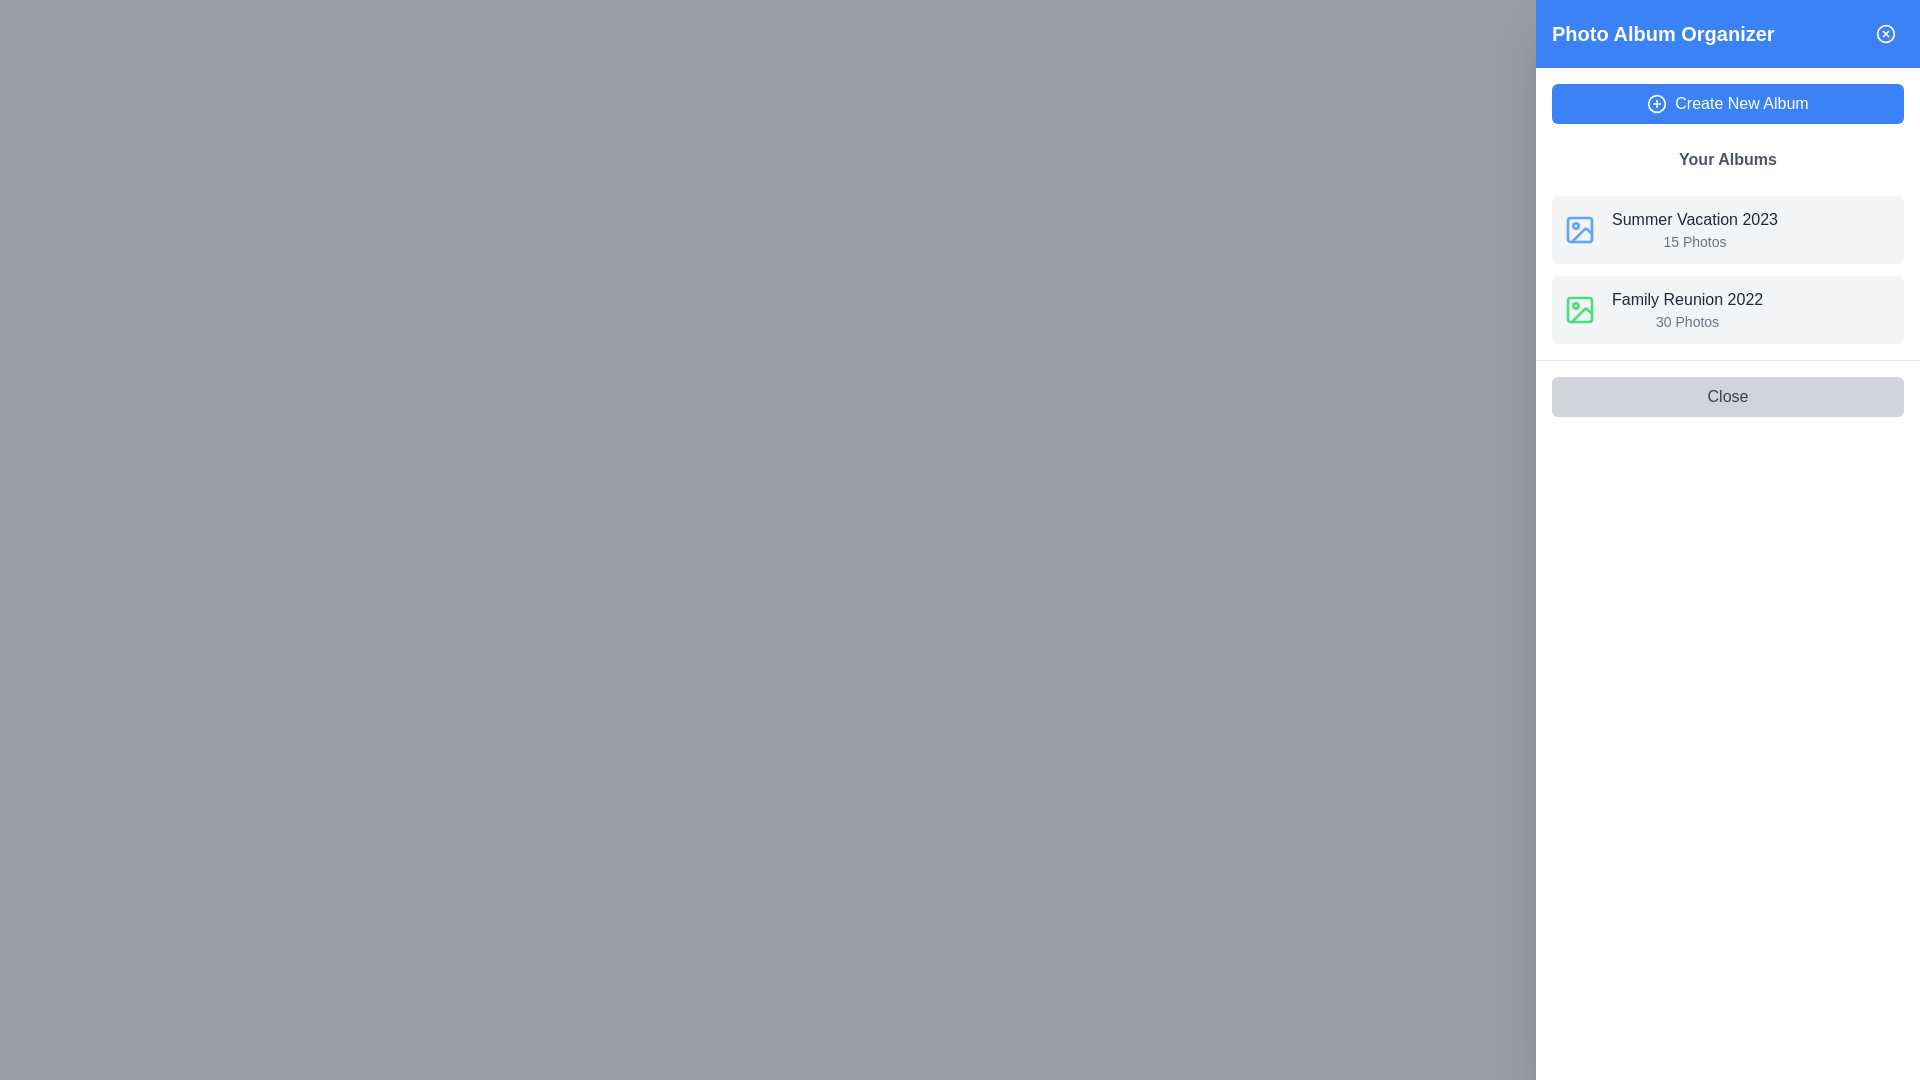  Describe the element at coordinates (1741, 104) in the screenshot. I see `text content of the text label that describes the action to create a new photo album, positioned to the right of a circular plus icon in the top aligned button group` at that location.